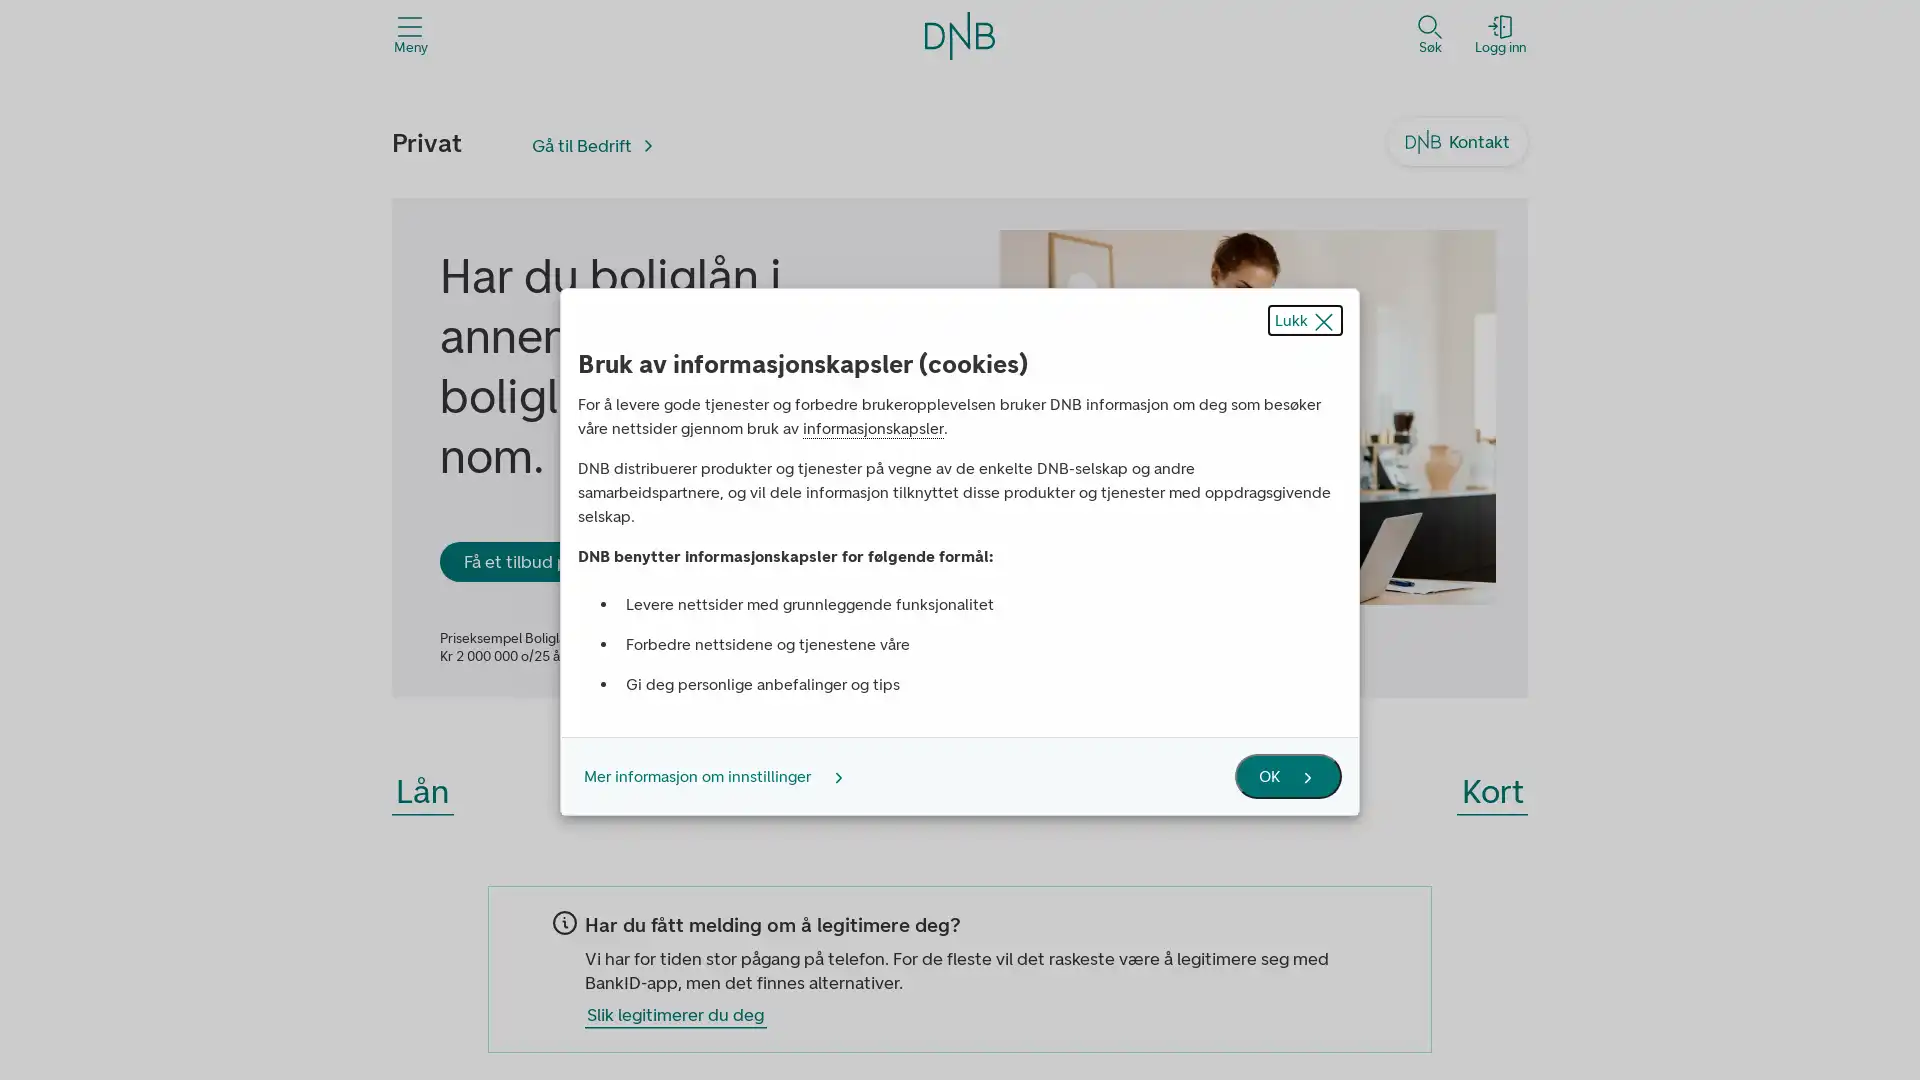  Describe the element at coordinates (1458, 141) in the screenshot. I see `Kontakt` at that location.